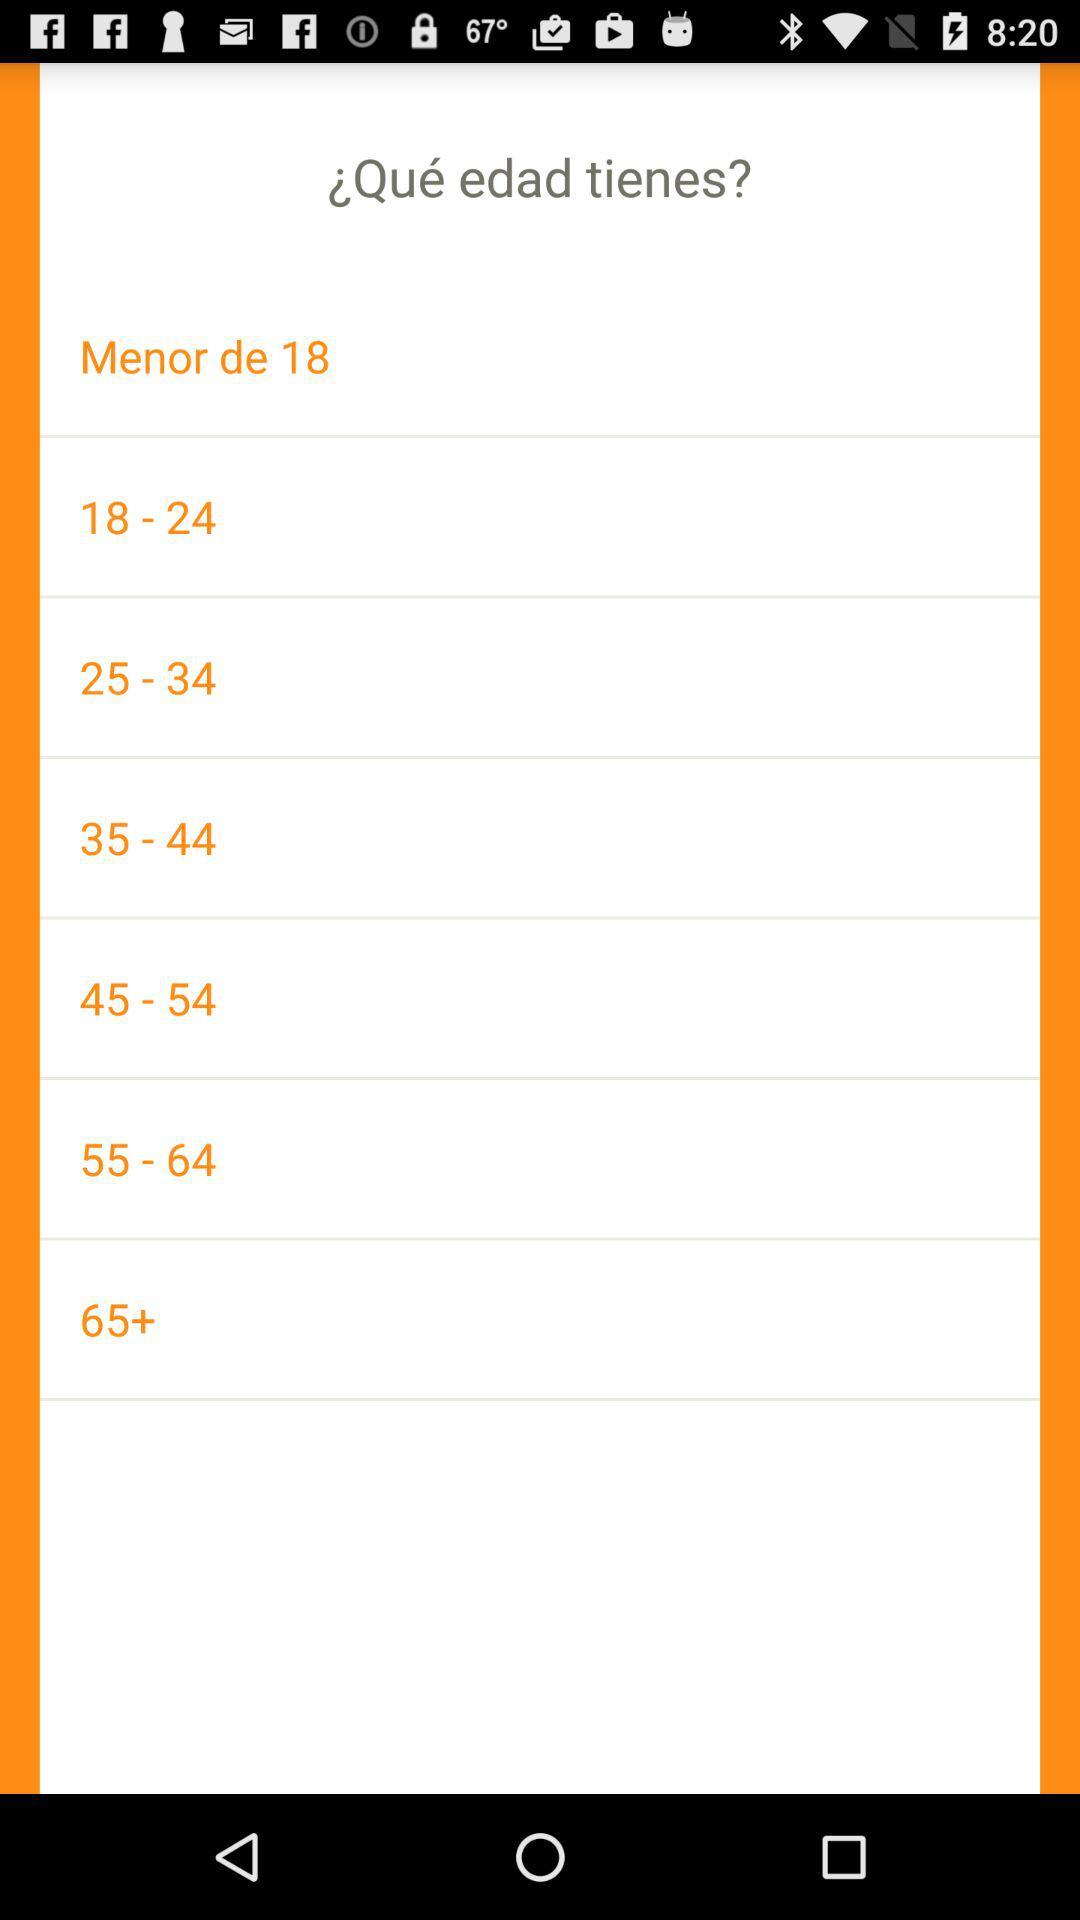 Image resolution: width=1080 pixels, height=1920 pixels. I want to click on the app at the bottom, so click(540, 1319).